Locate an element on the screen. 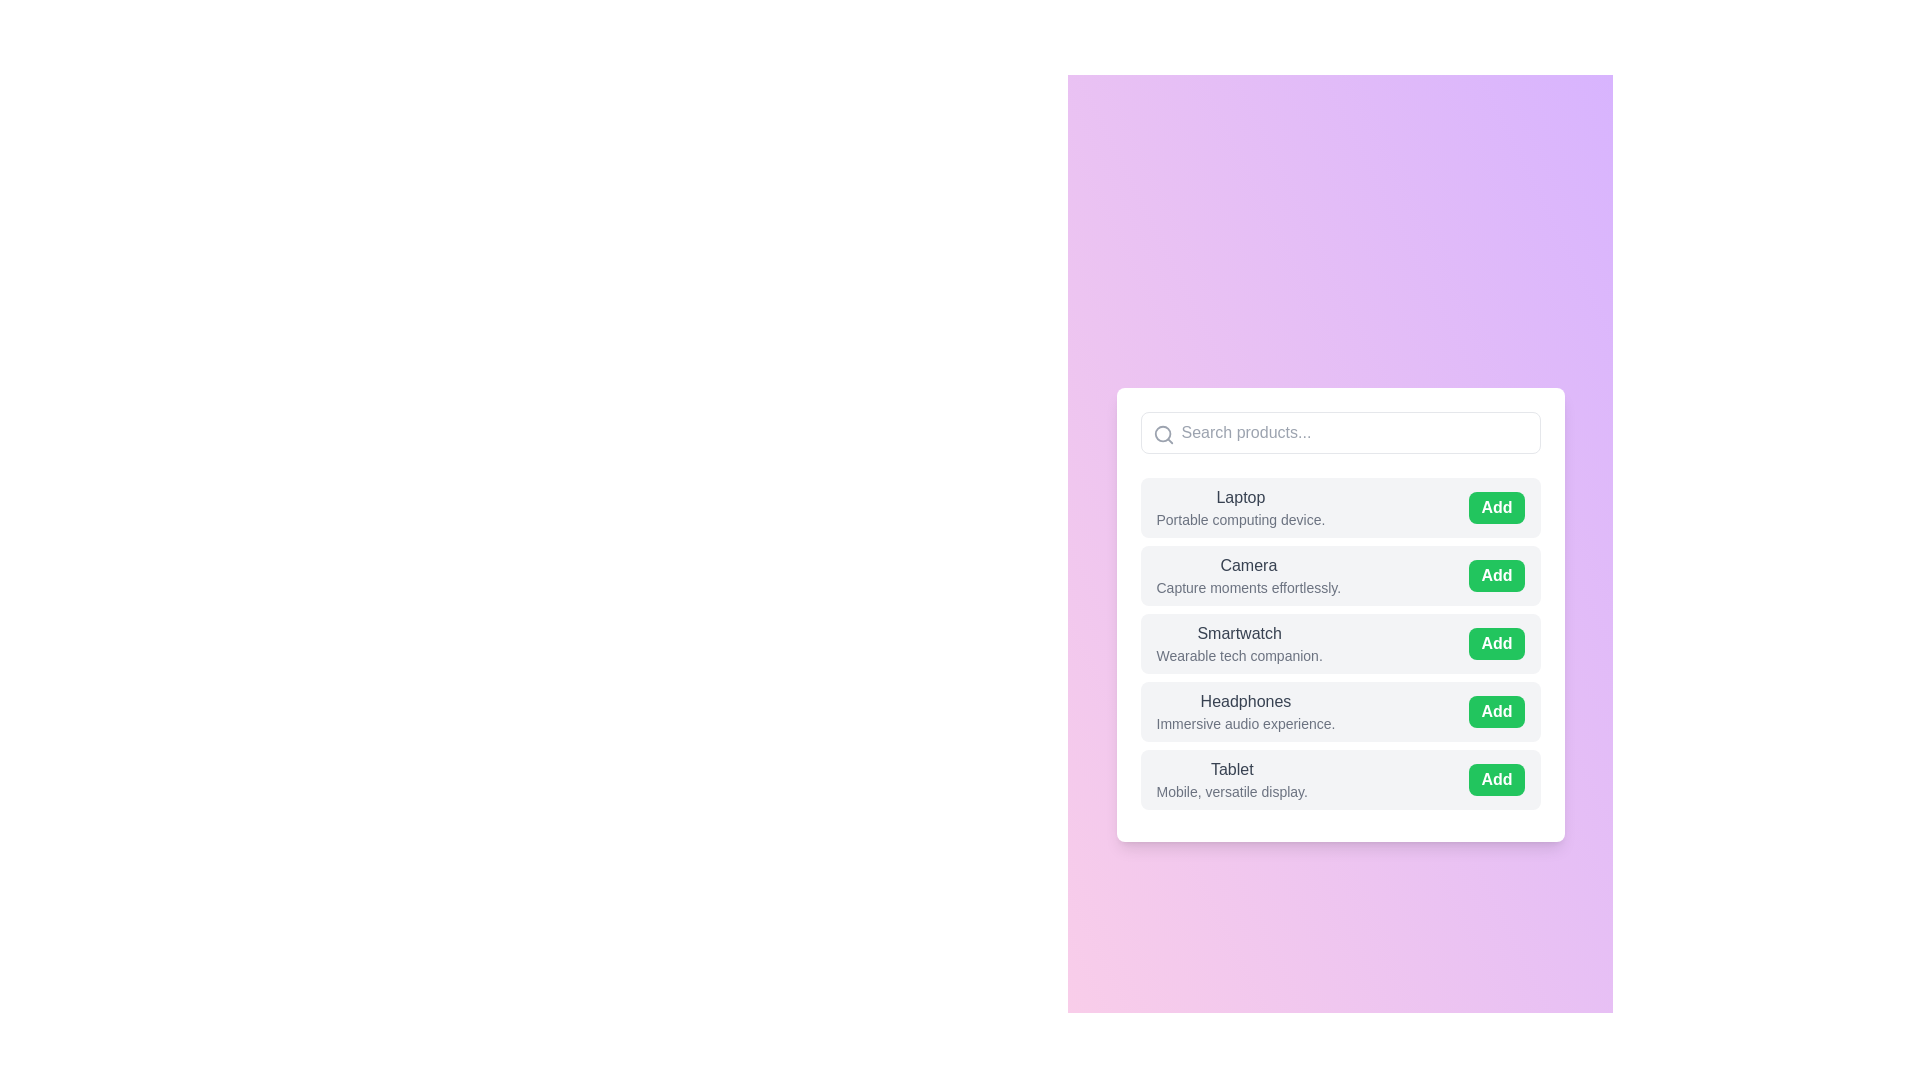  the text label 'Capture moments effortlessly.' located beneath the title 'Camera' in the product listing interface to check for tooltips is located at coordinates (1247, 586).